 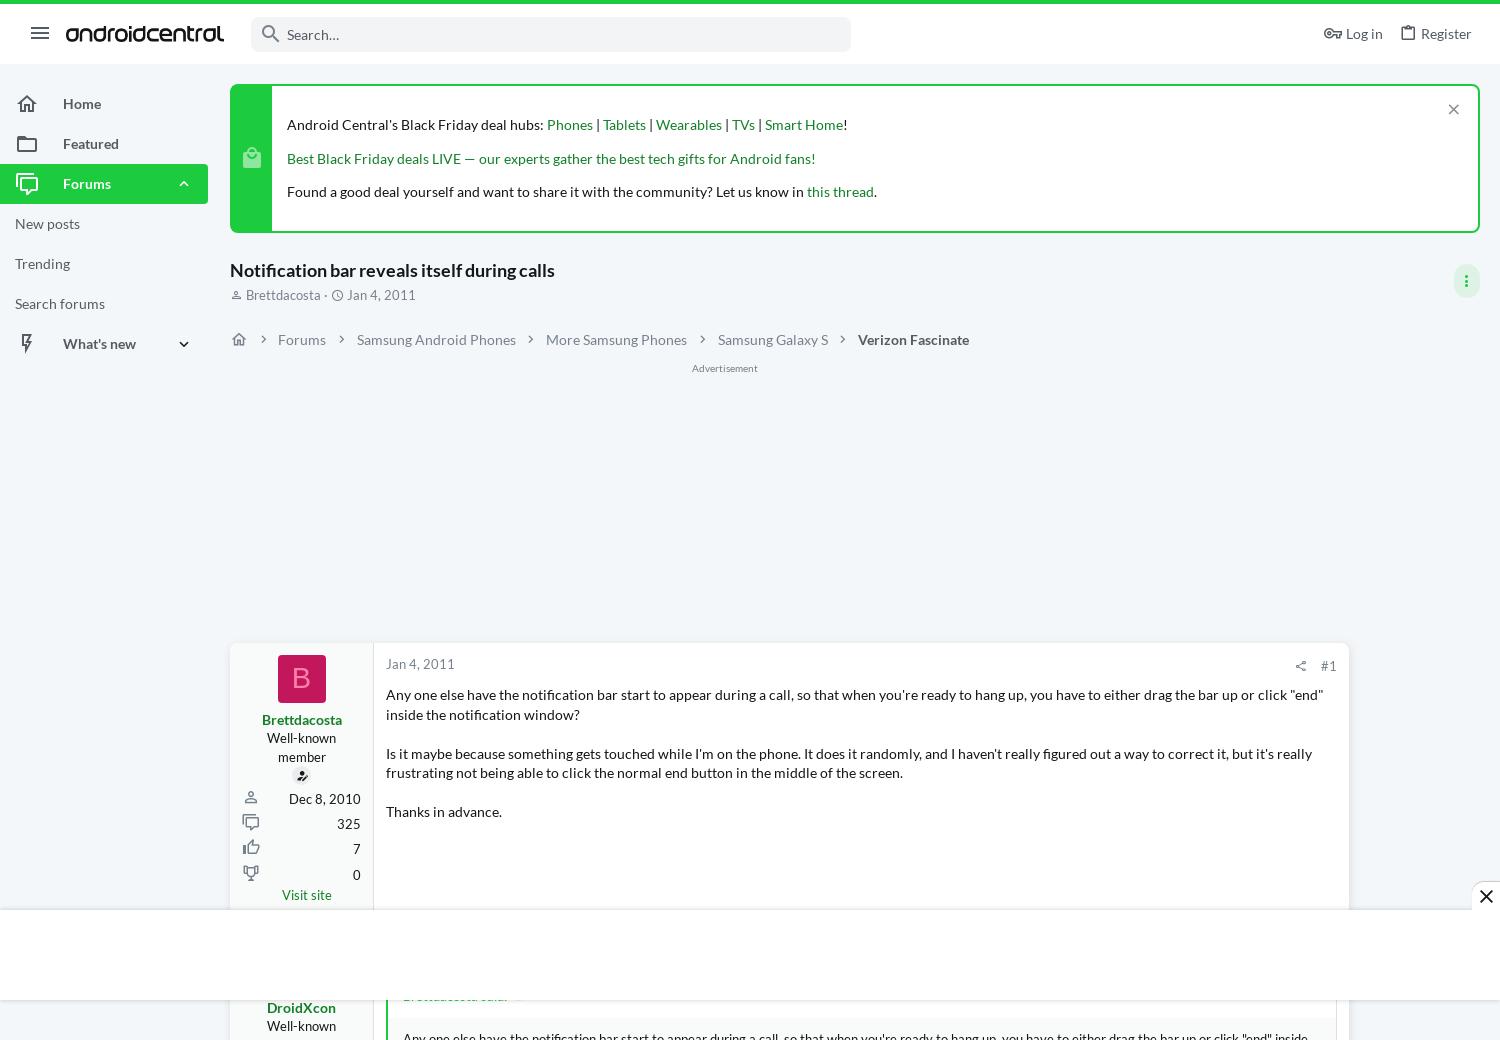 I want to click on 'Phones', so click(x=569, y=123).